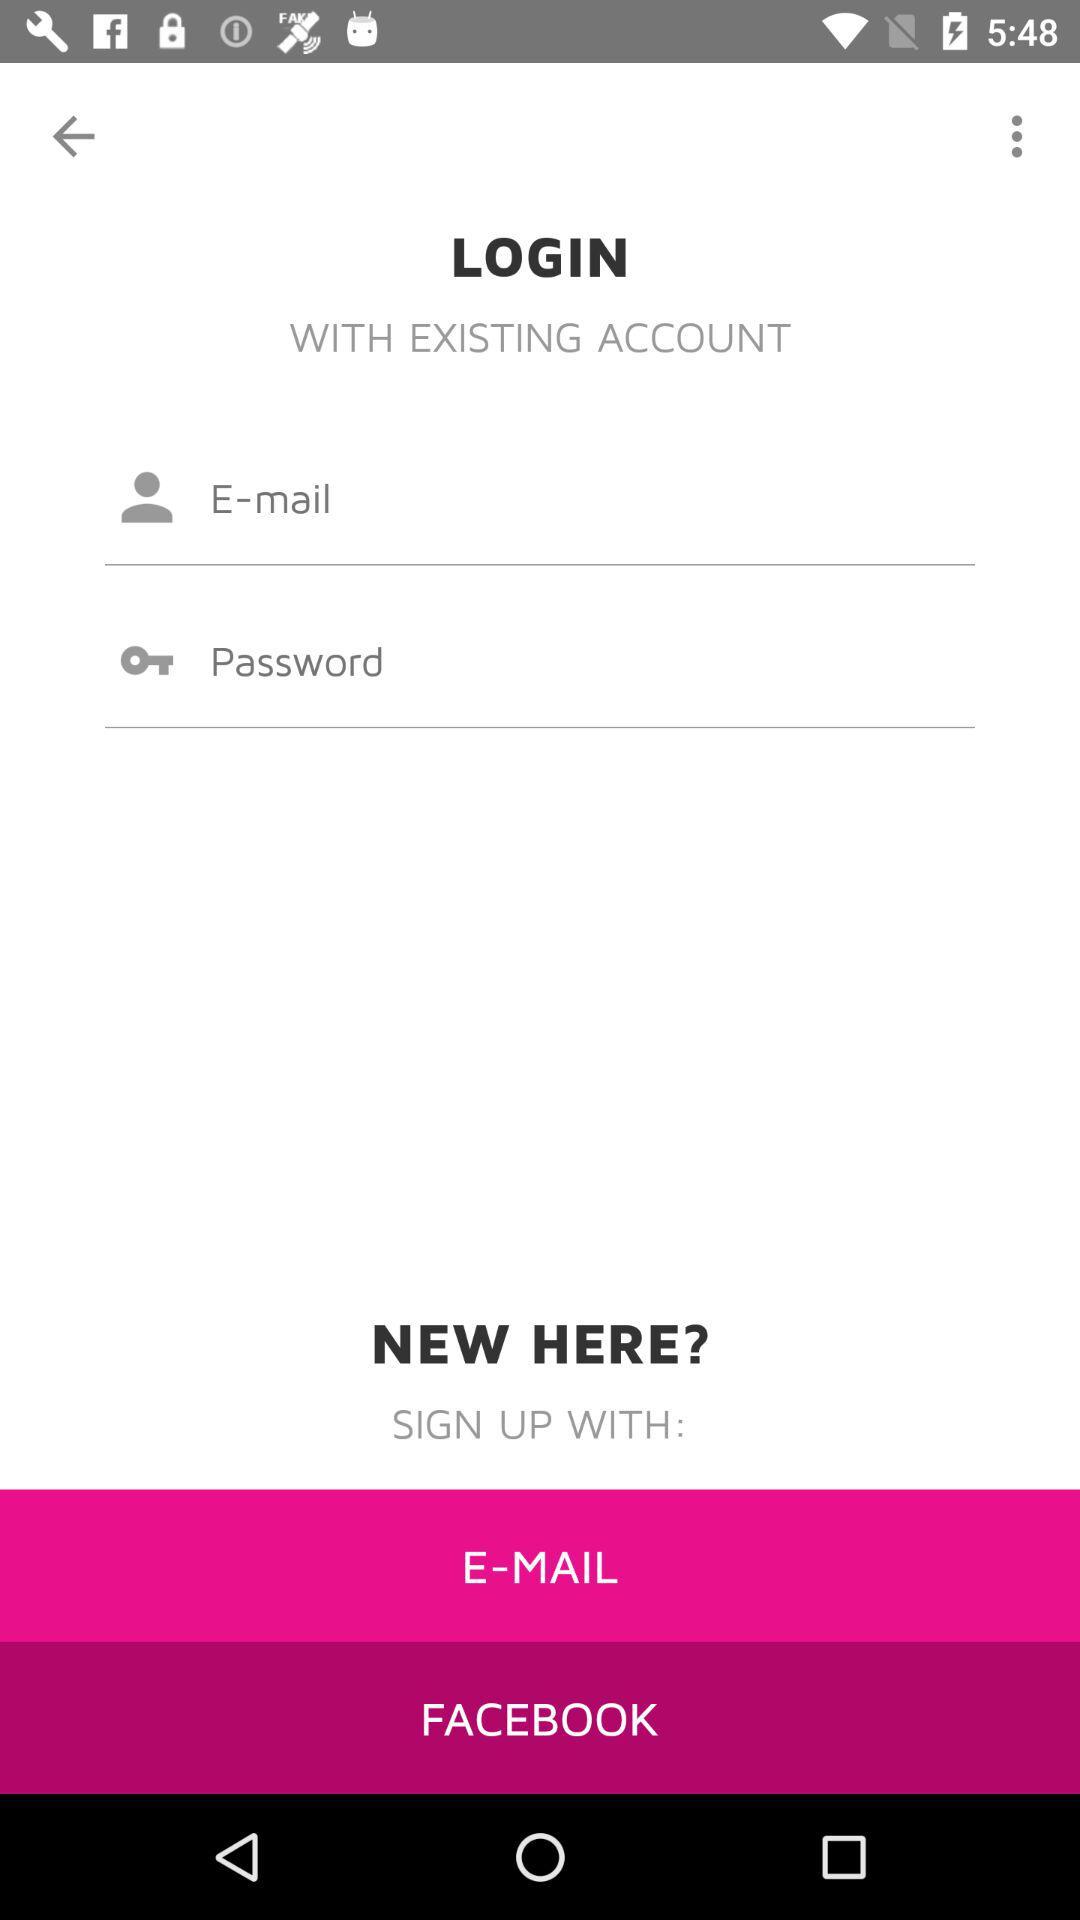 This screenshot has height=1920, width=1080. What do you see at coordinates (540, 660) in the screenshot?
I see `password` at bounding box center [540, 660].